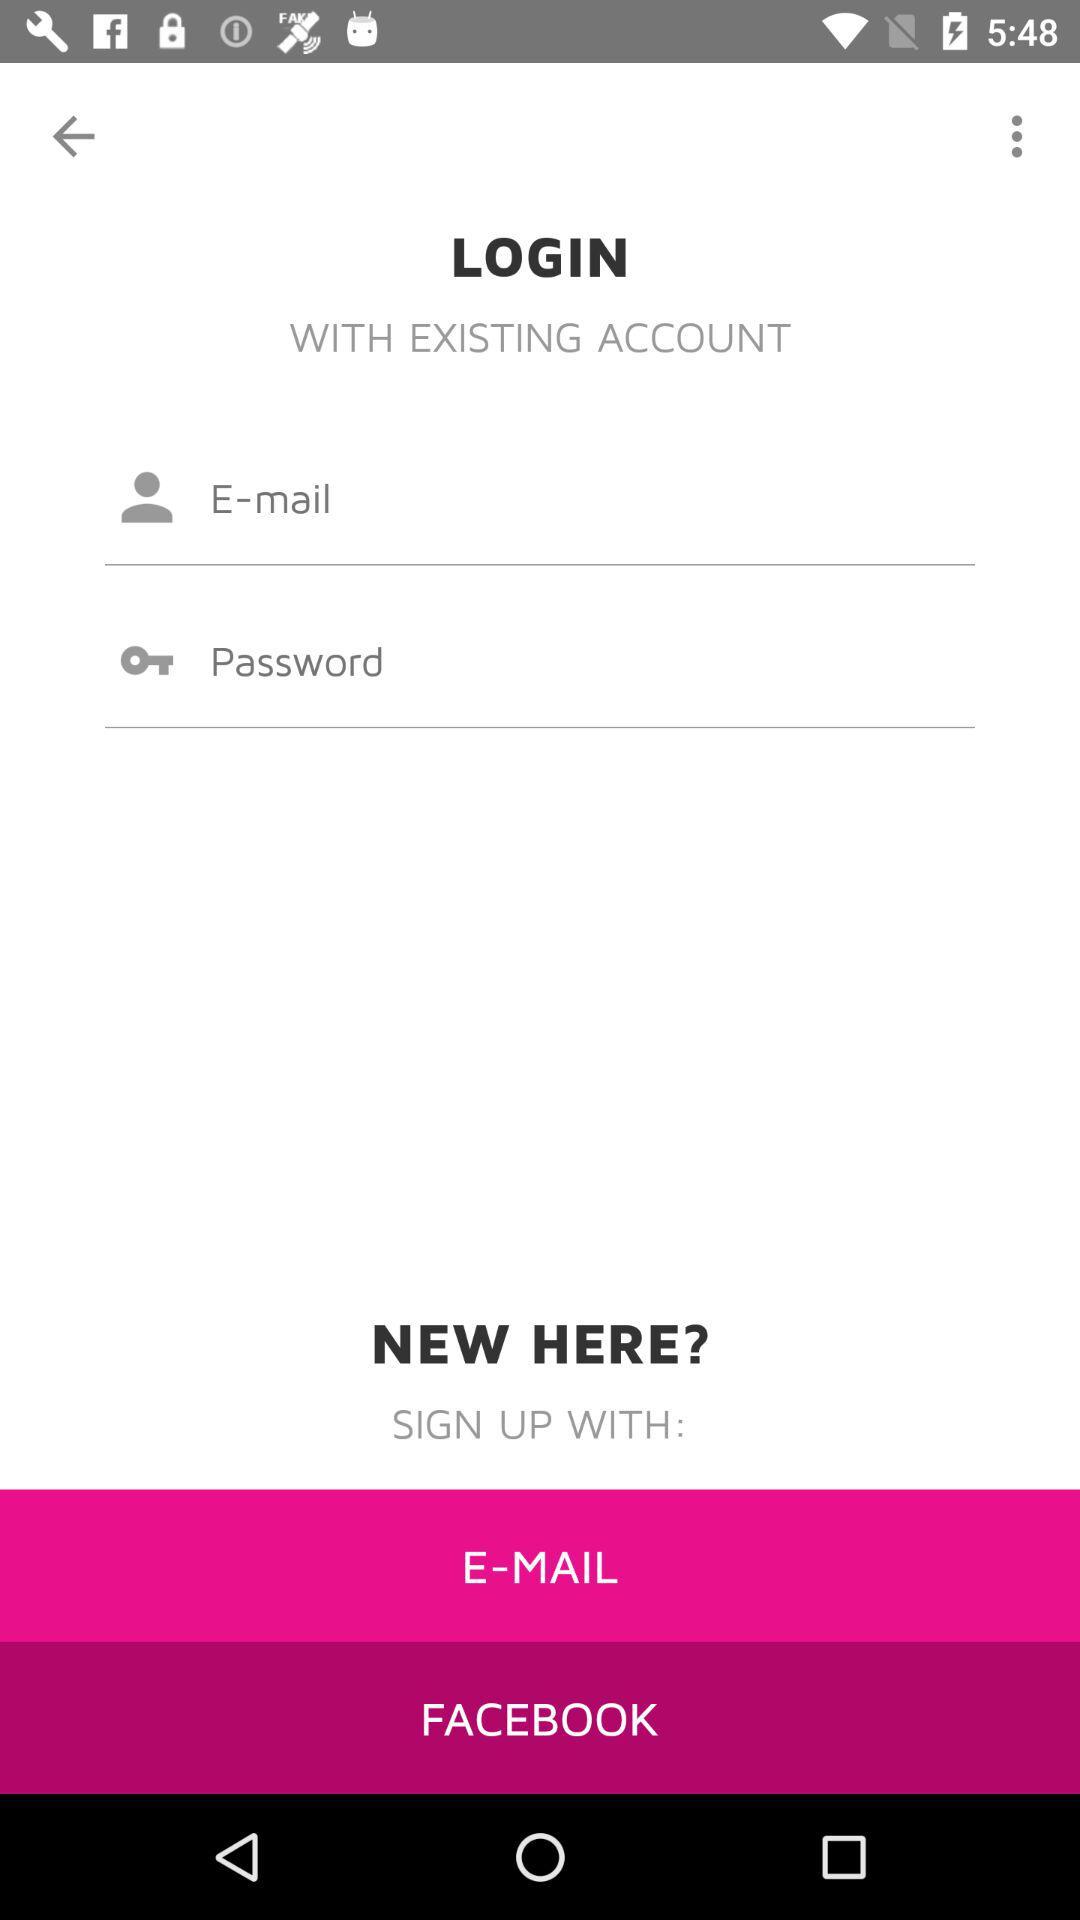 This screenshot has height=1920, width=1080. What do you see at coordinates (540, 660) in the screenshot?
I see `password` at bounding box center [540, 660].